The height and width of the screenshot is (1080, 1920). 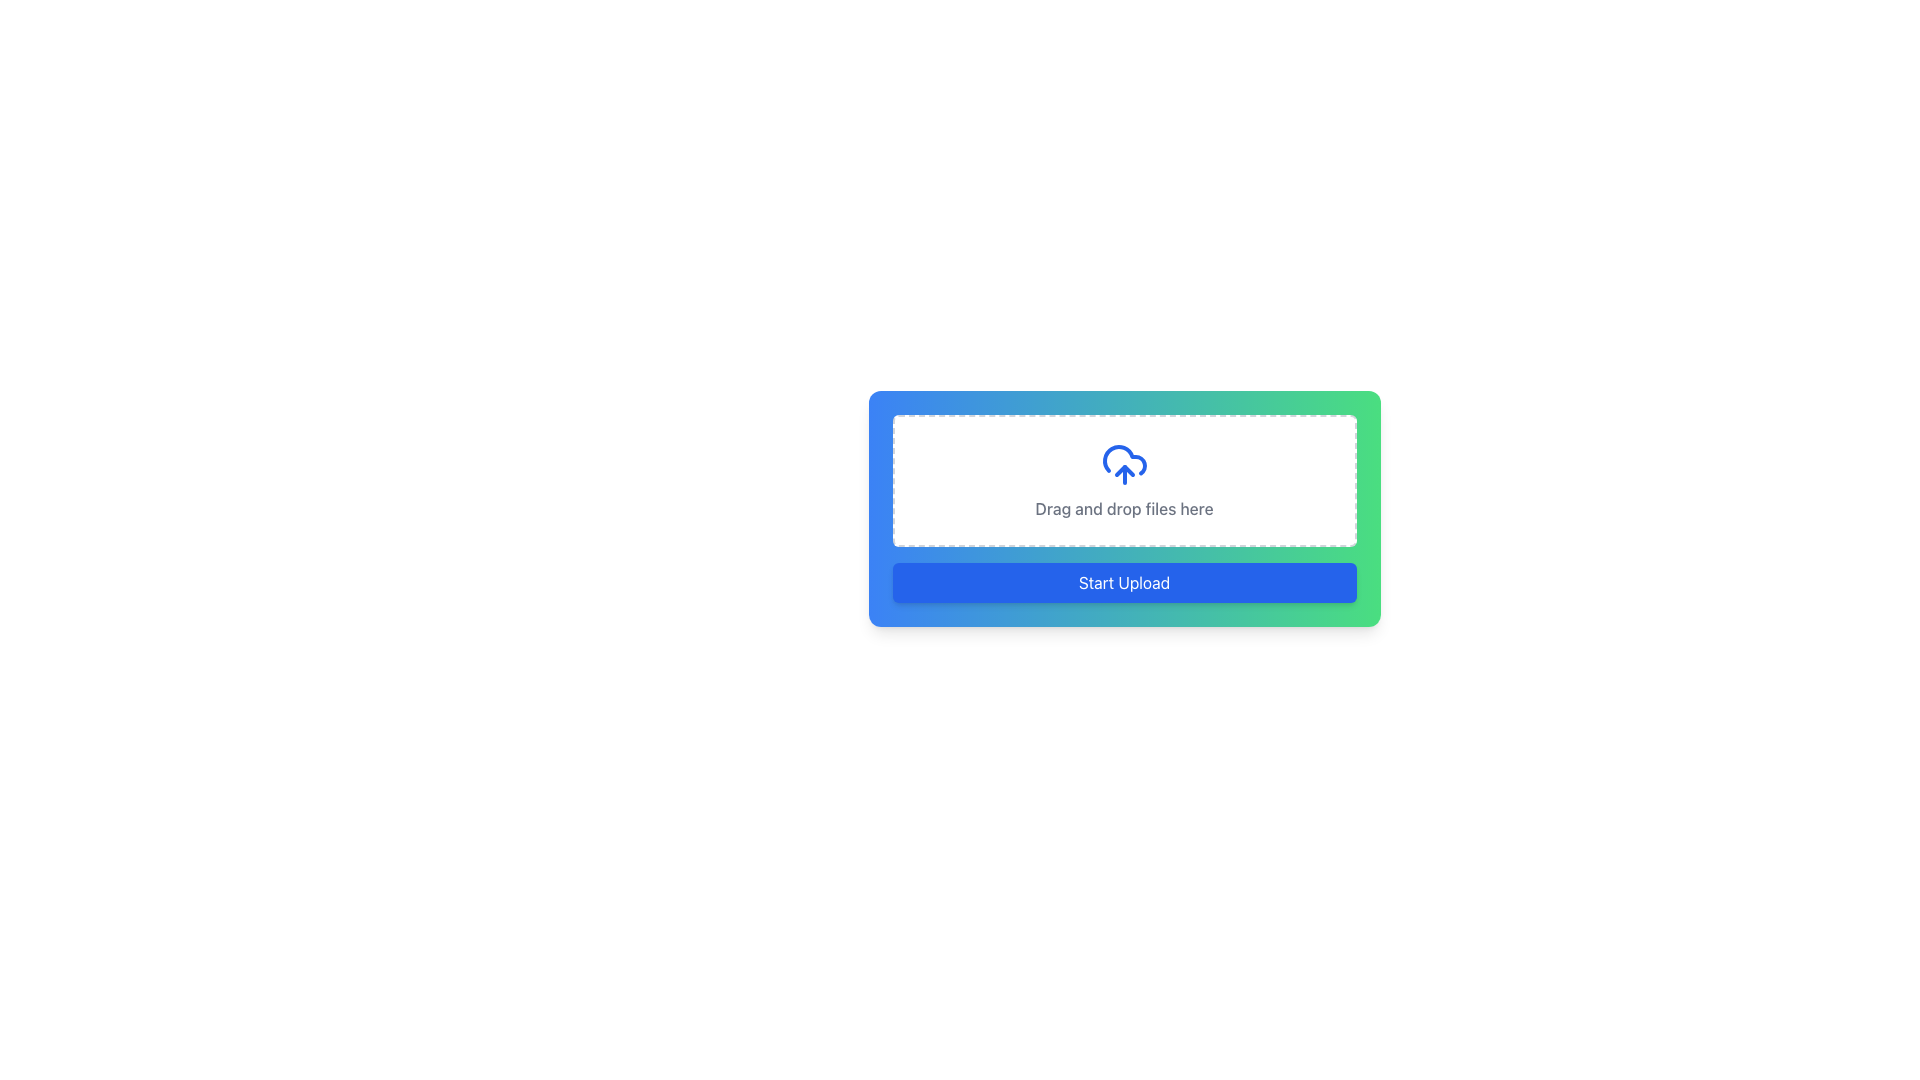 I want to click on the 'Start Upload' button with blue background and white text for keyboard interactions, so click(x=1124, y=582).